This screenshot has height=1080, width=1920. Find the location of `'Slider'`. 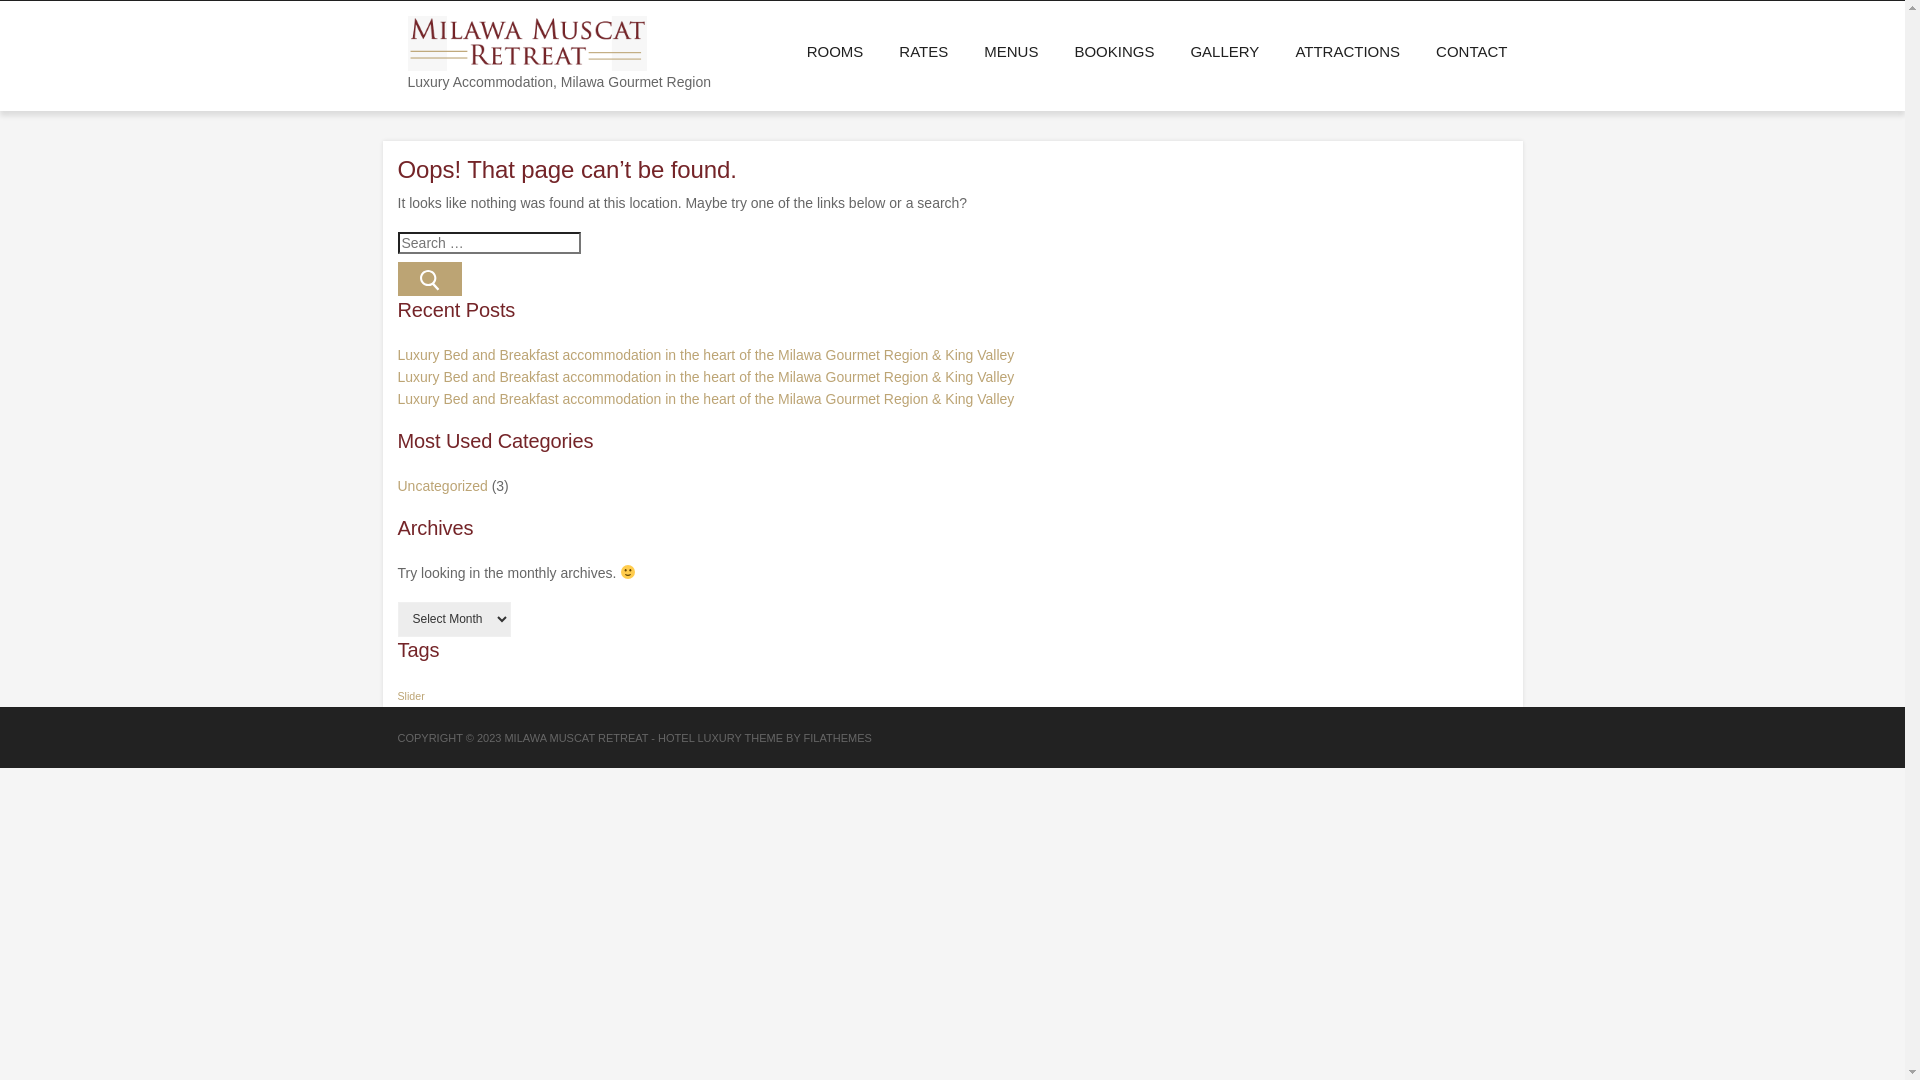

'Slider' is located at coordinates (398, 694).